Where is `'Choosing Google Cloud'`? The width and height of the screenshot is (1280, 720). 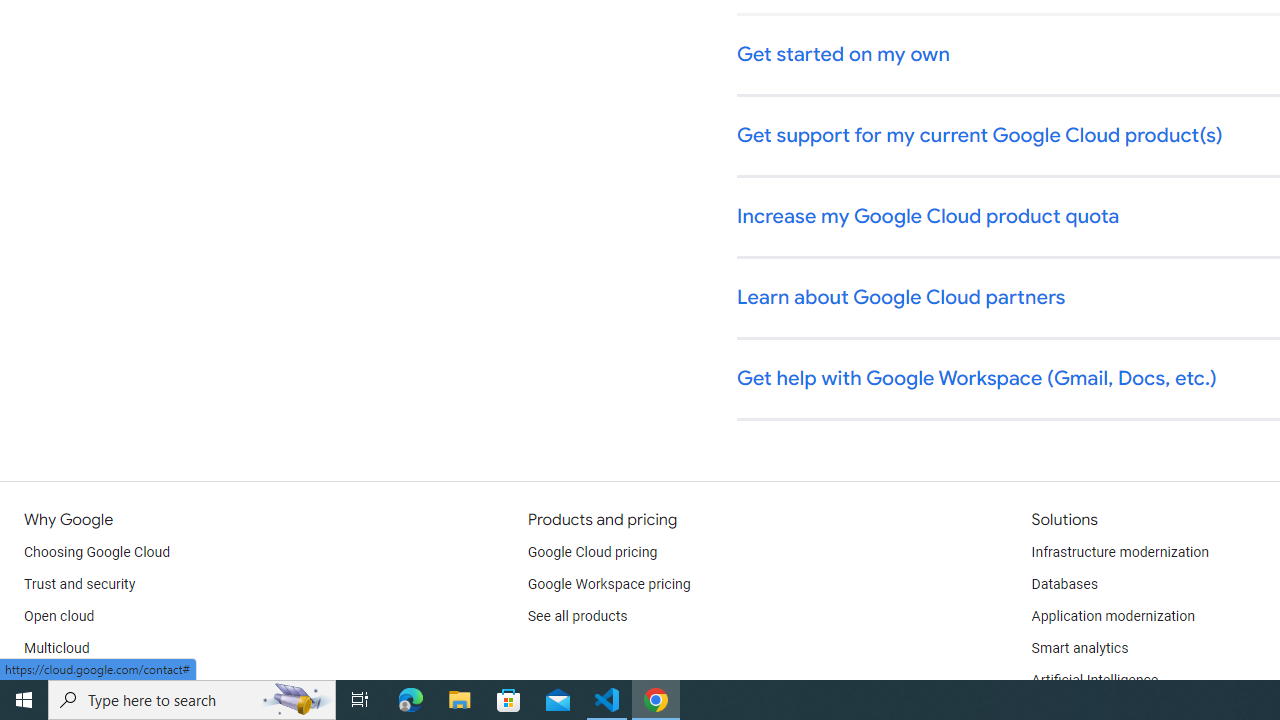 'Choosing Google Cloud' is located at coordinates (96, 552).